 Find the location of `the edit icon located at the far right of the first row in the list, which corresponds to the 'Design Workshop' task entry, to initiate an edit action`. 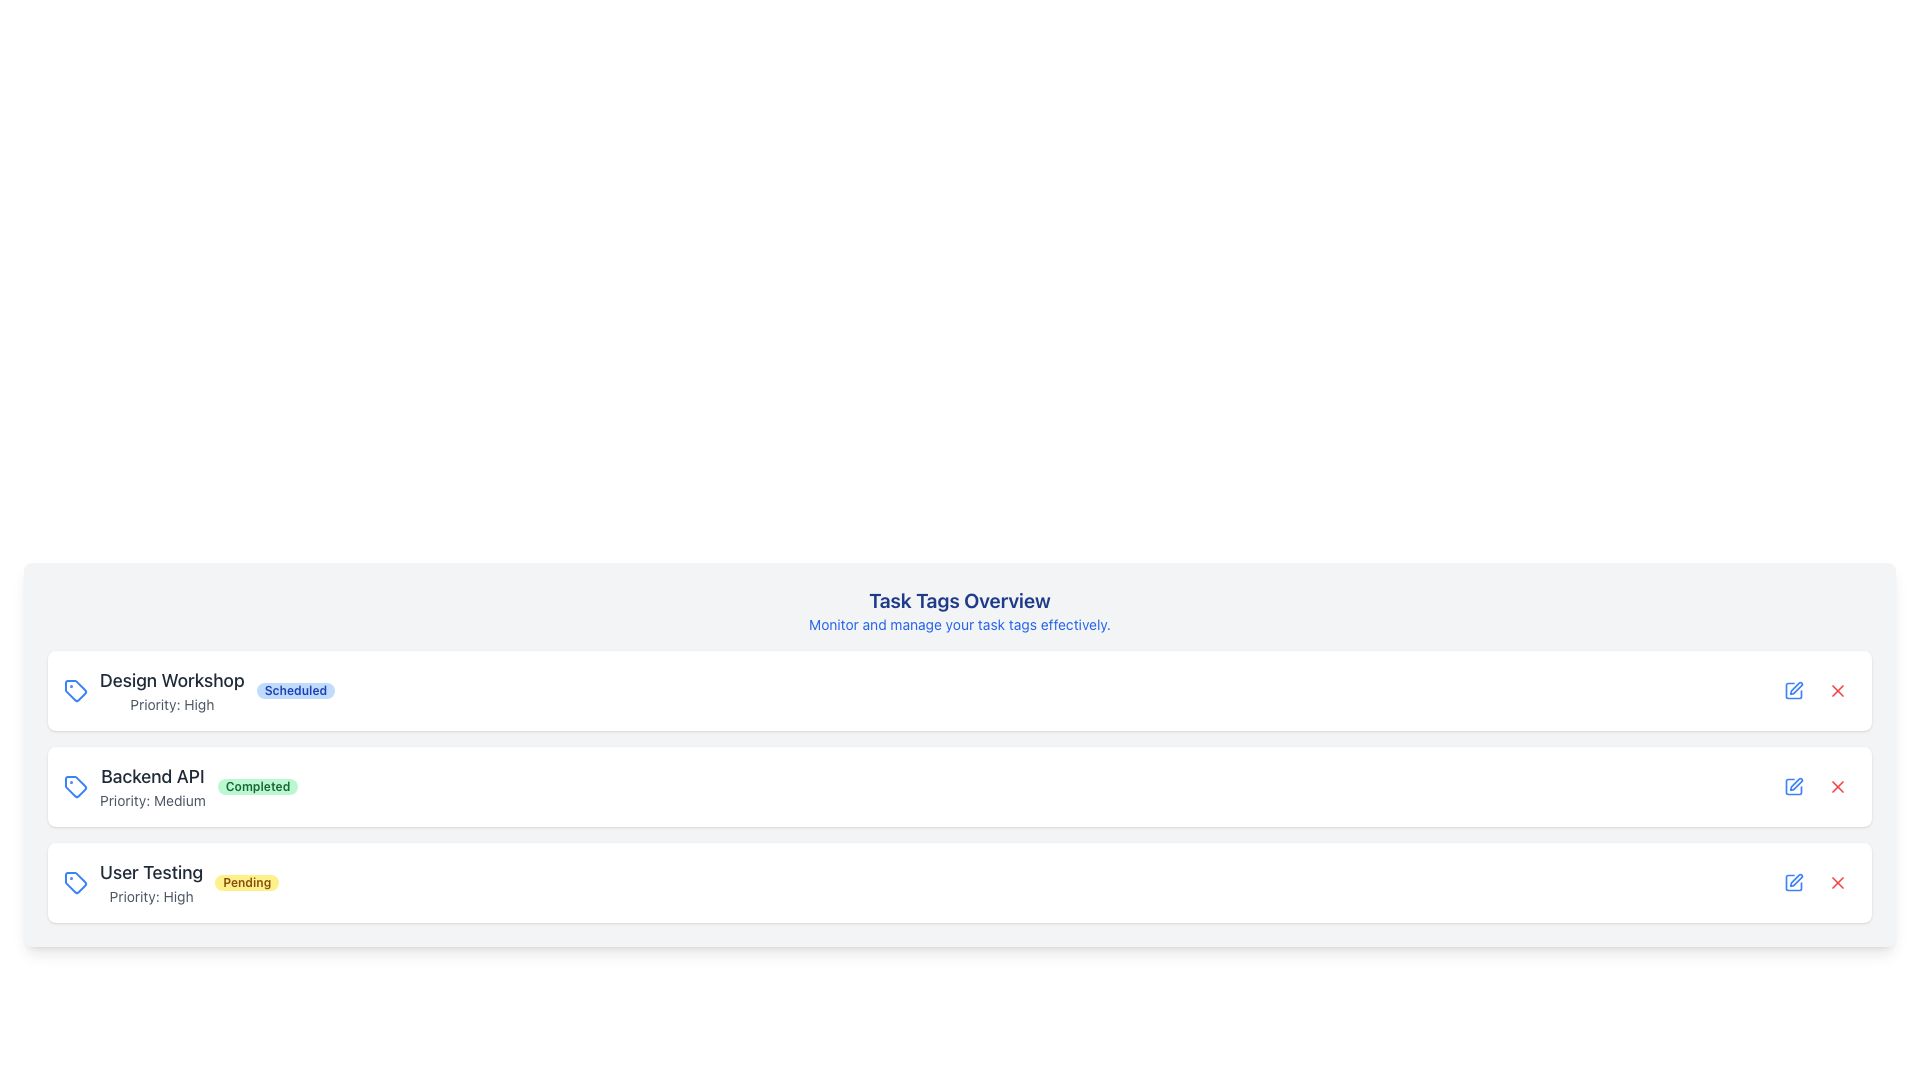

the edit icon located at the far right of the first row in the list, which corresponds to the 'Design Workshop' task entry, to initiate an edit action is located at coordinates (1794, 689).